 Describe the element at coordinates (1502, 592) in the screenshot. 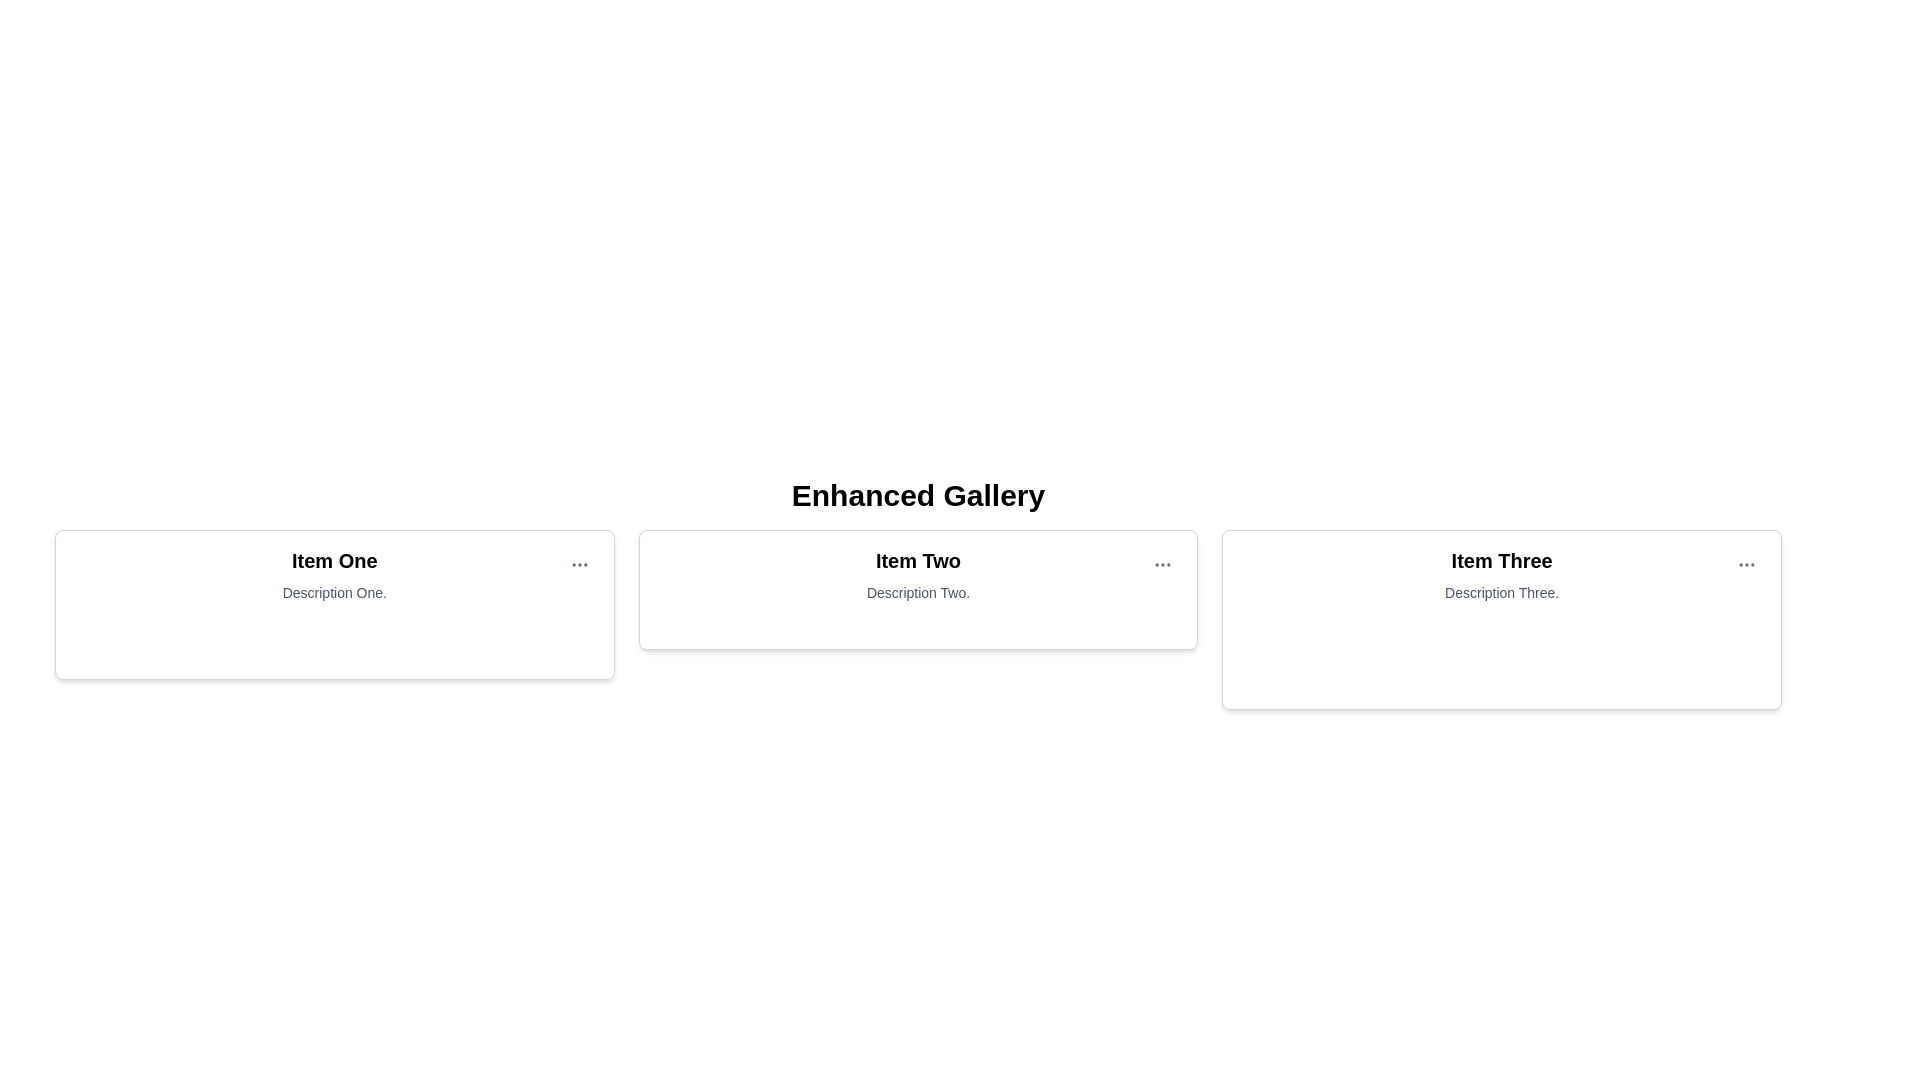

I see `text content of the text element displaying 'Description Three.' which is located below the heading 'Item Three.'` at that location.